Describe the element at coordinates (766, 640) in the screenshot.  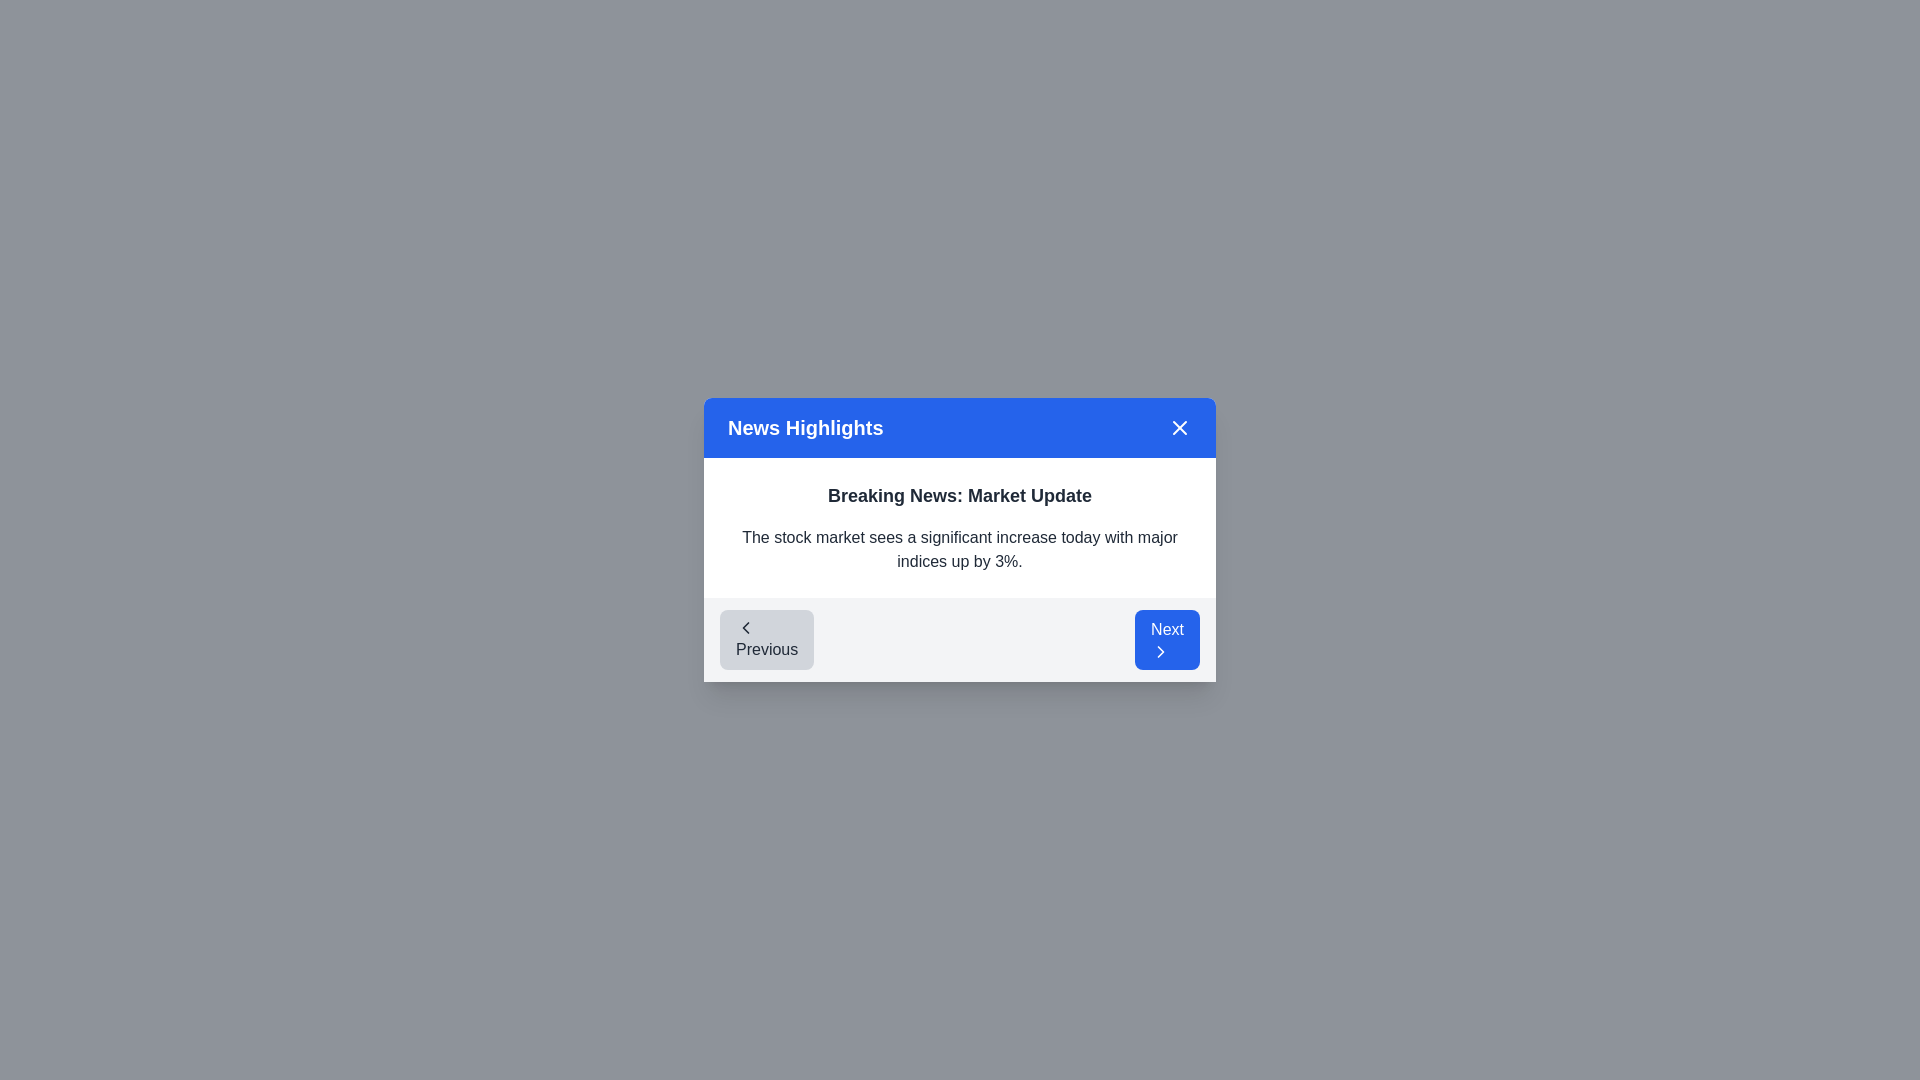
I see `the navigation button located in the lower-left portion of the modal dialog` at that location.